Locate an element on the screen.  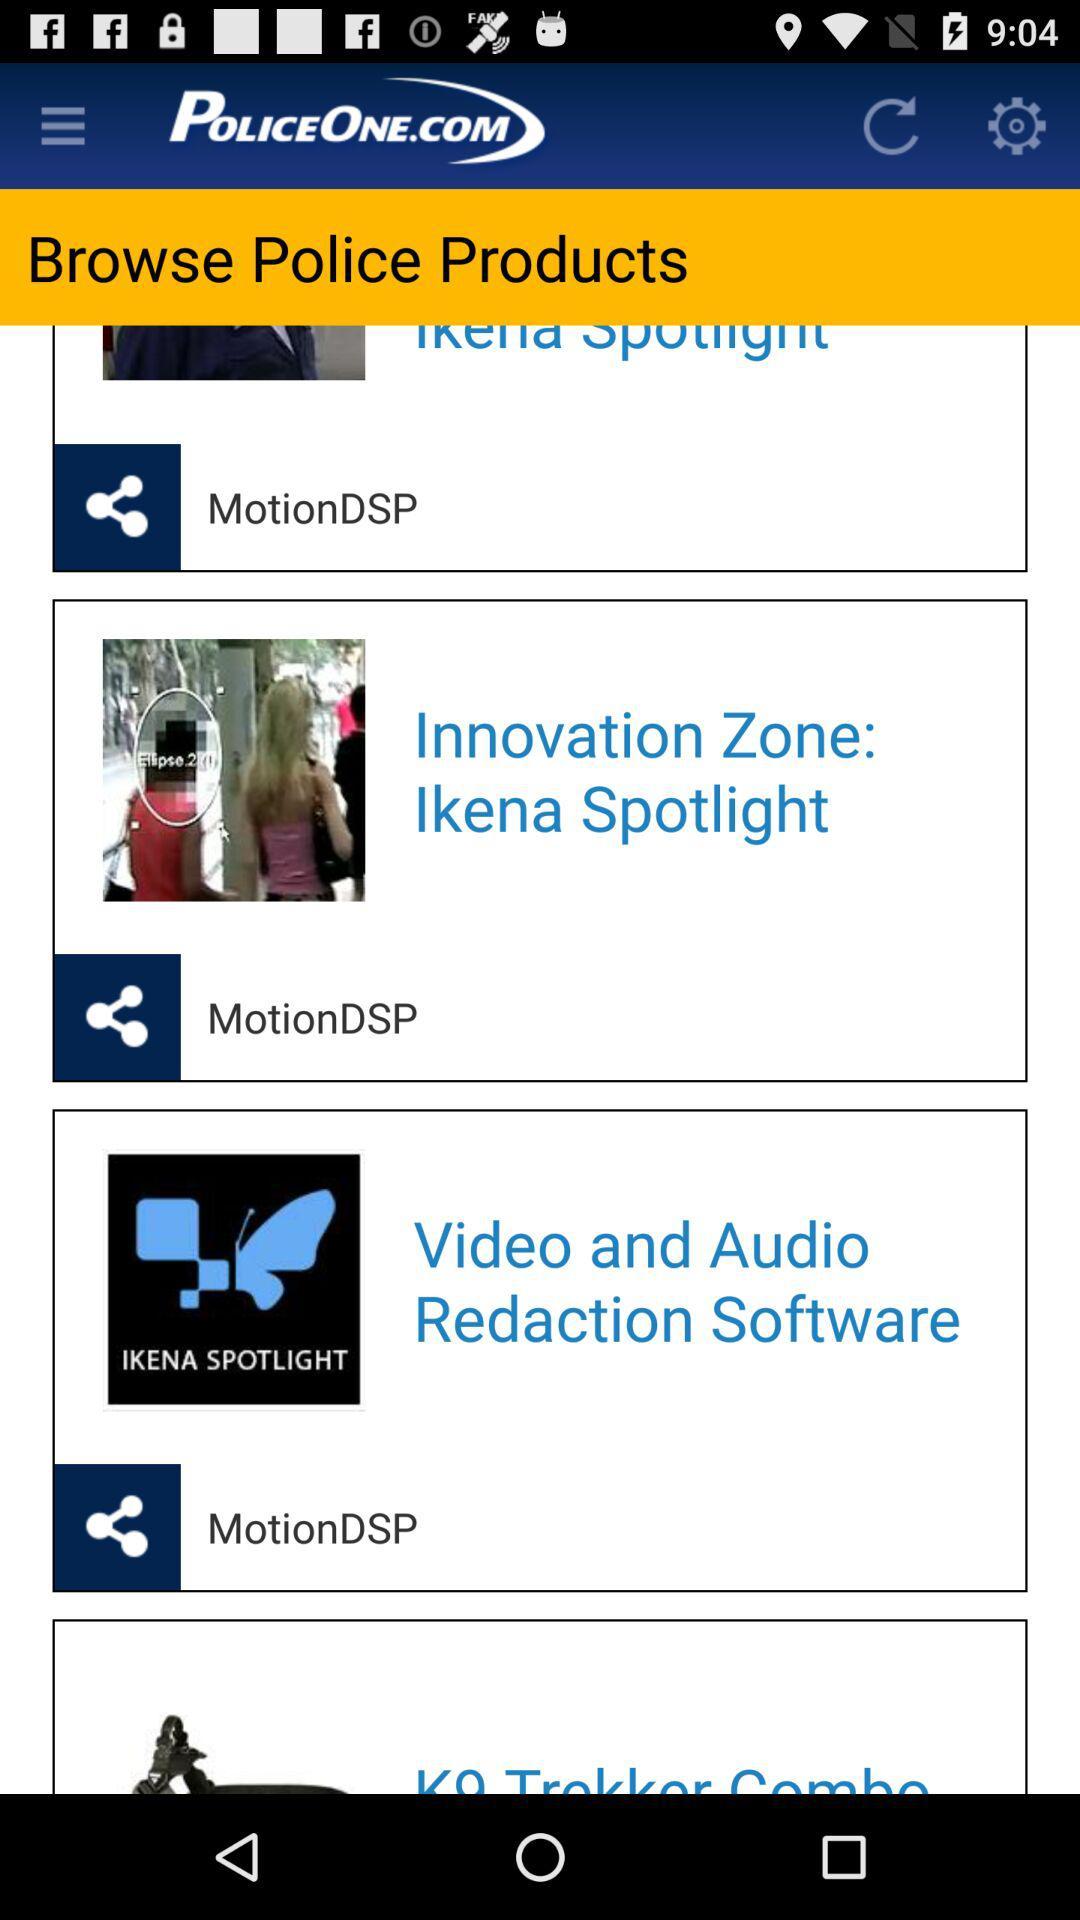
sahre is located at coordinates (117, 1525).